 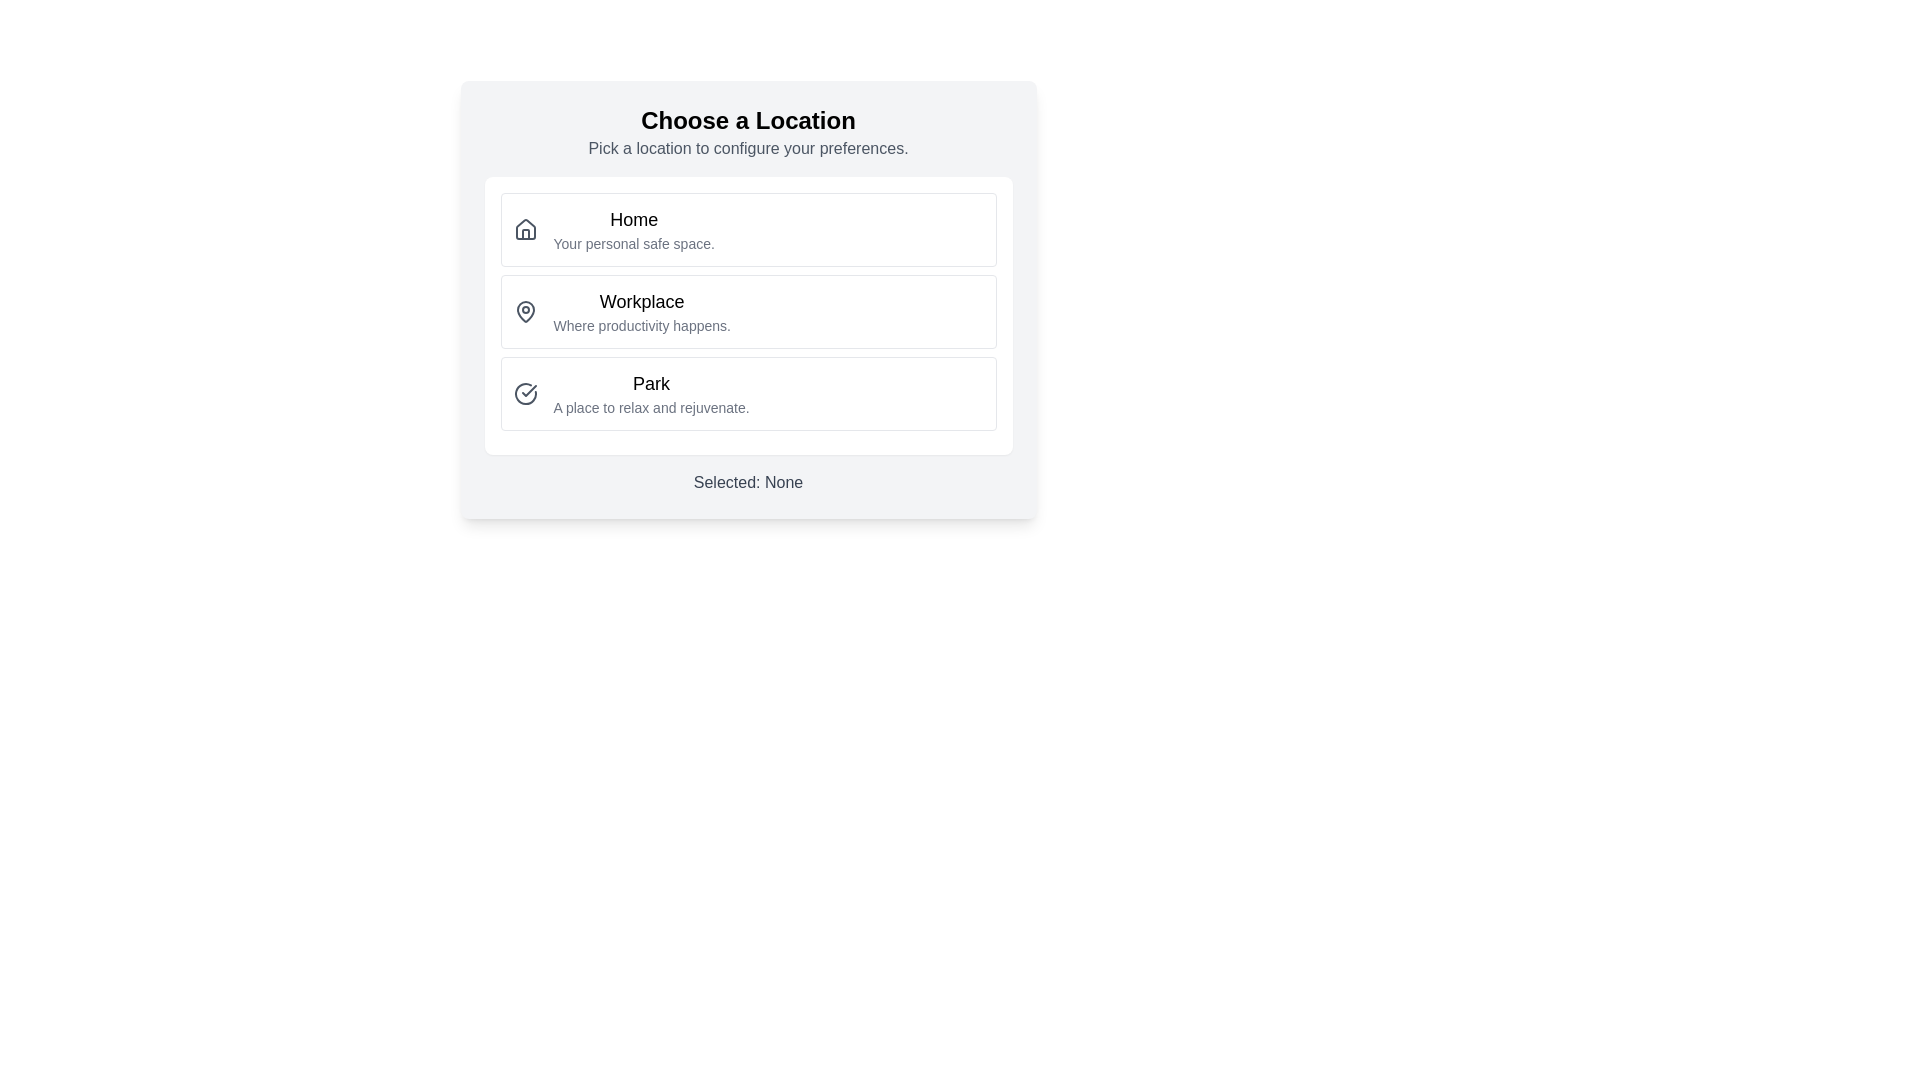 What do you see at coordinates (525, 393) in the screenshot?
I see `the gray checkmark icon inside a circle located to the far left of the 'Park' list item` at bounding box center [525, 393].